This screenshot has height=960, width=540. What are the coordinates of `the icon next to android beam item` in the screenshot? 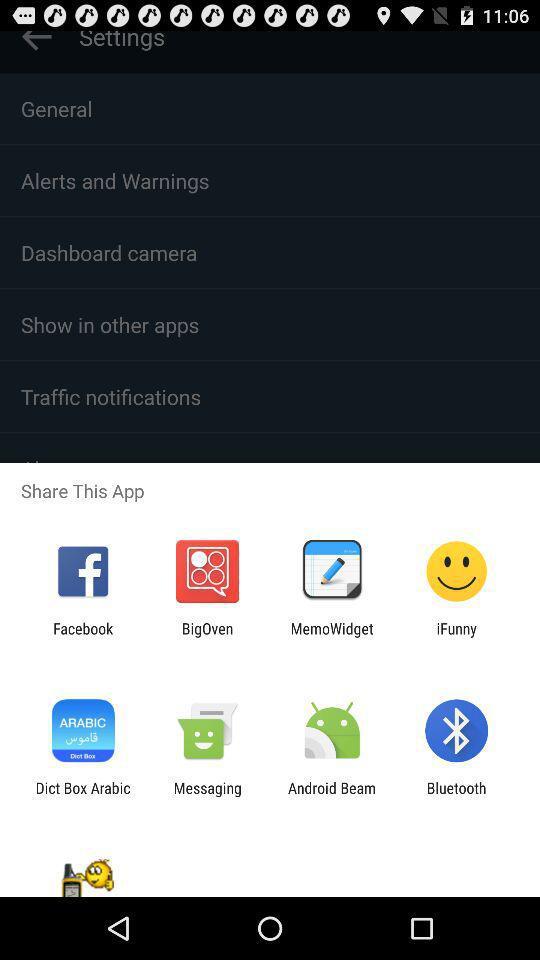 It's located at (206, 796).